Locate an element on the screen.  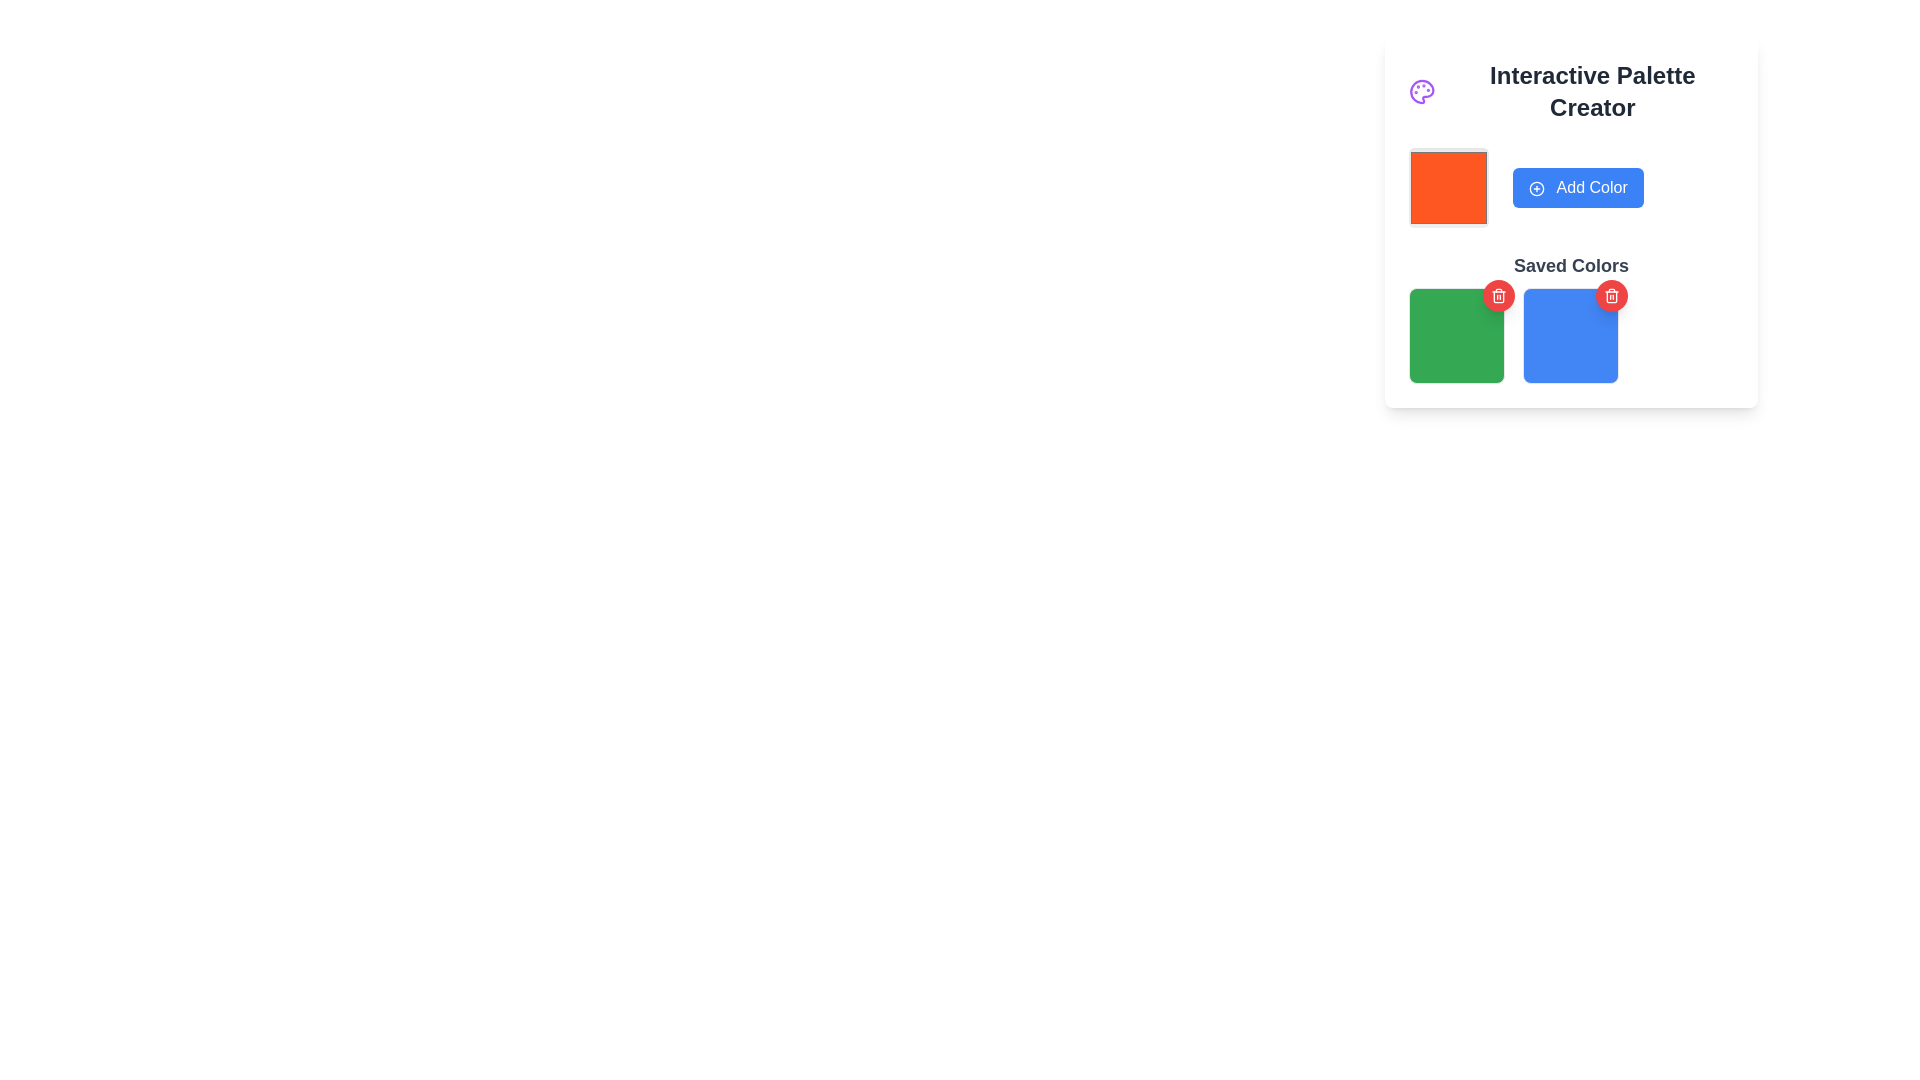
the red circular button located at the top-right corner of the blue square box in the 'Saved Colors' section is located at coordinates (1612, 296).